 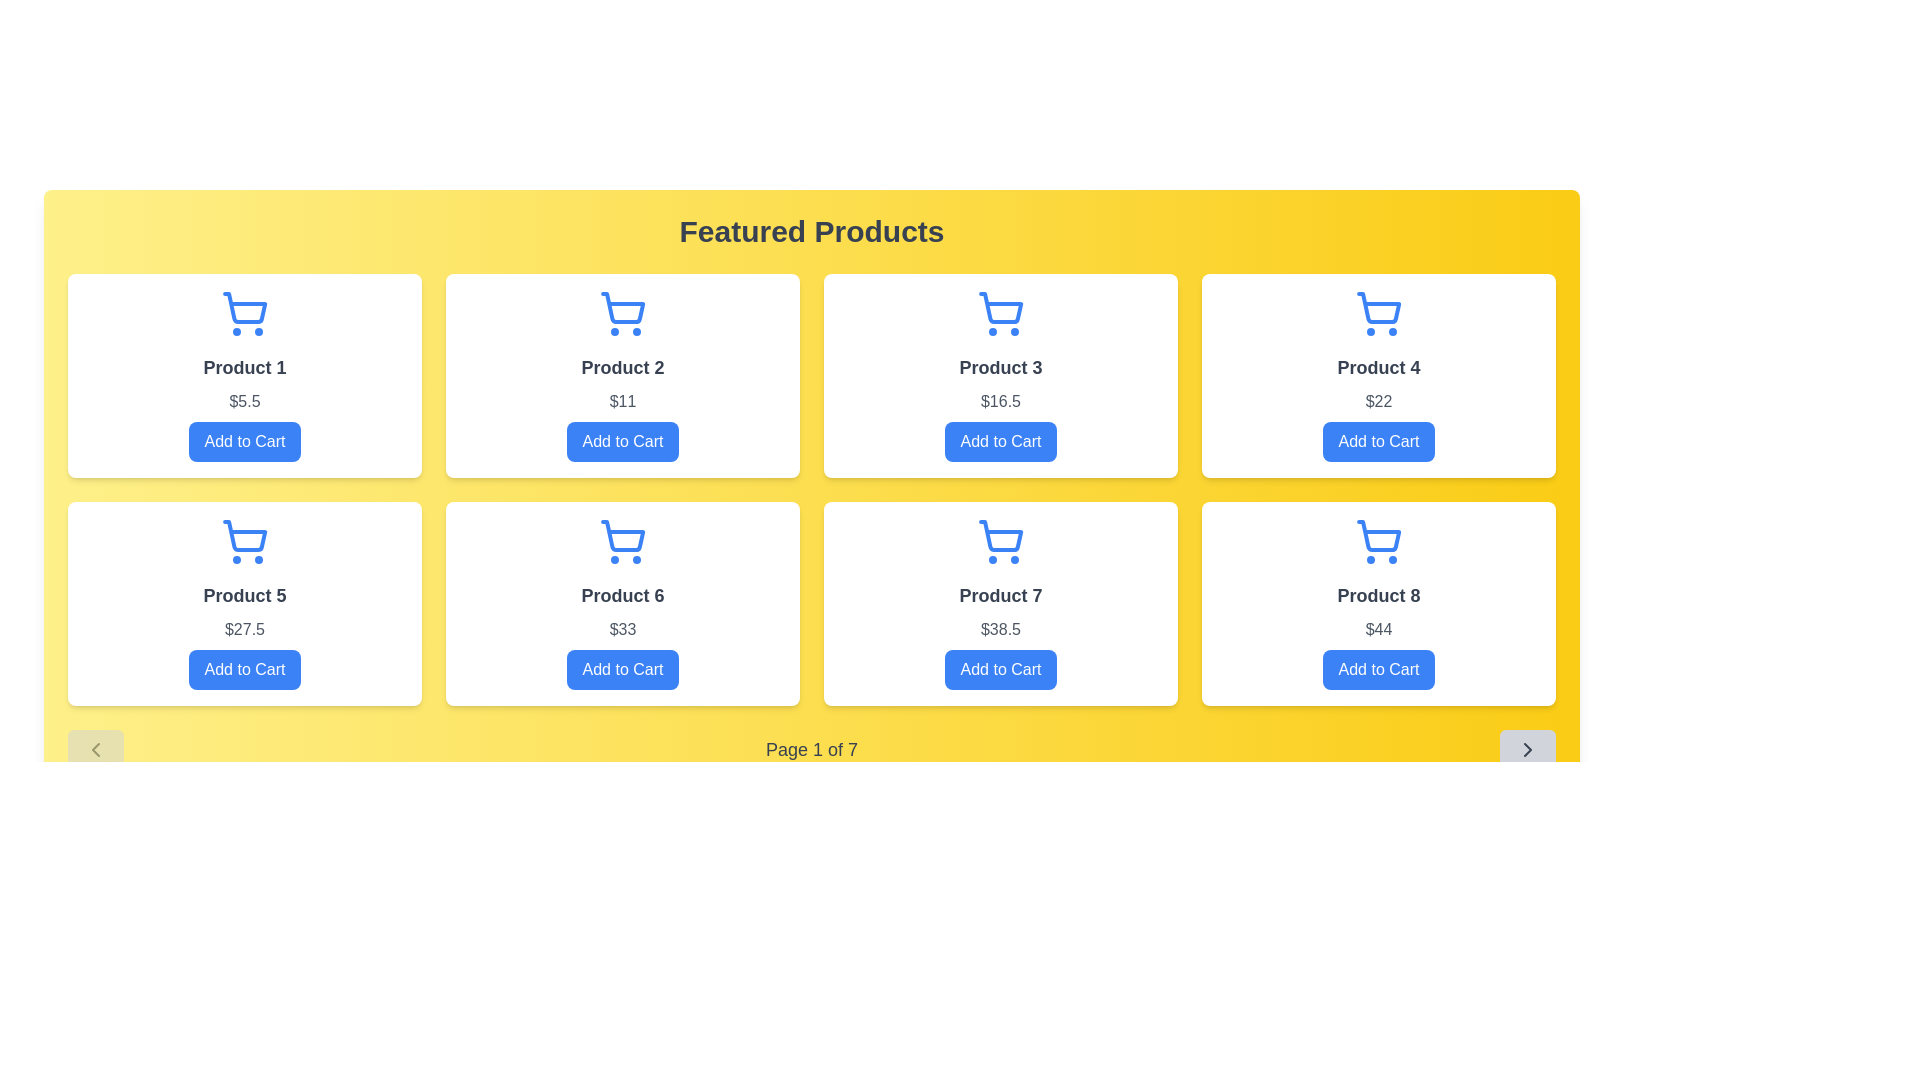 I want to click on the button that adds 'Product 5' priced at '$27.5' to the shopping cart, located in the first card of the second row, below the product price, so click(x=243, y=670).